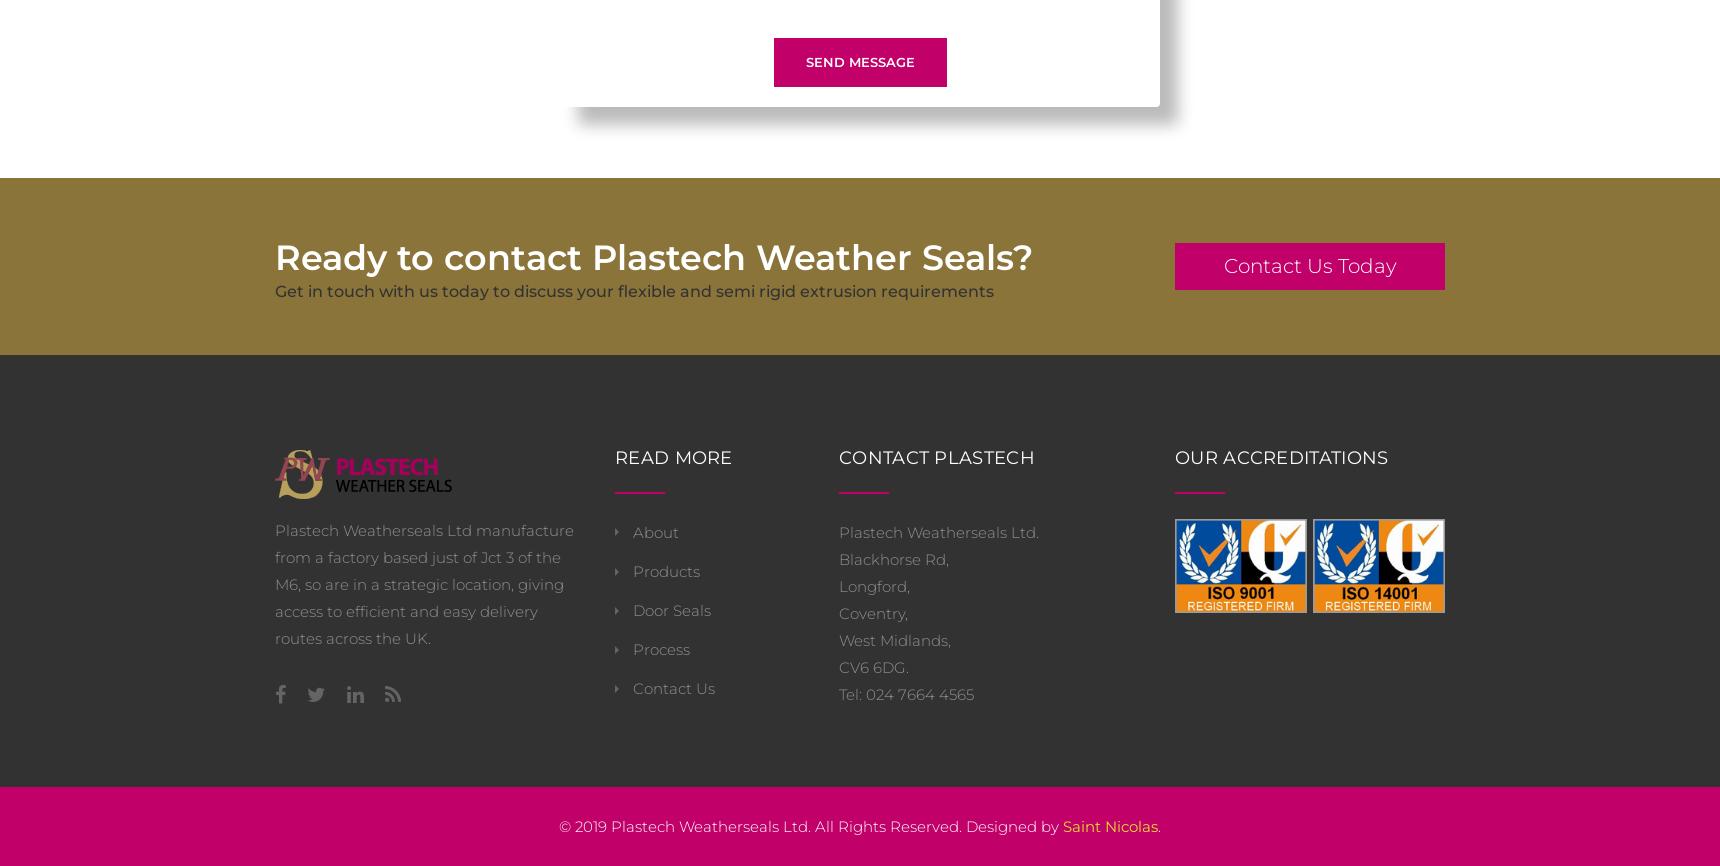  What do you see at coordinates (661, 649) in the screenshot?
I see `'Process'` at bounding box center [661, 649].